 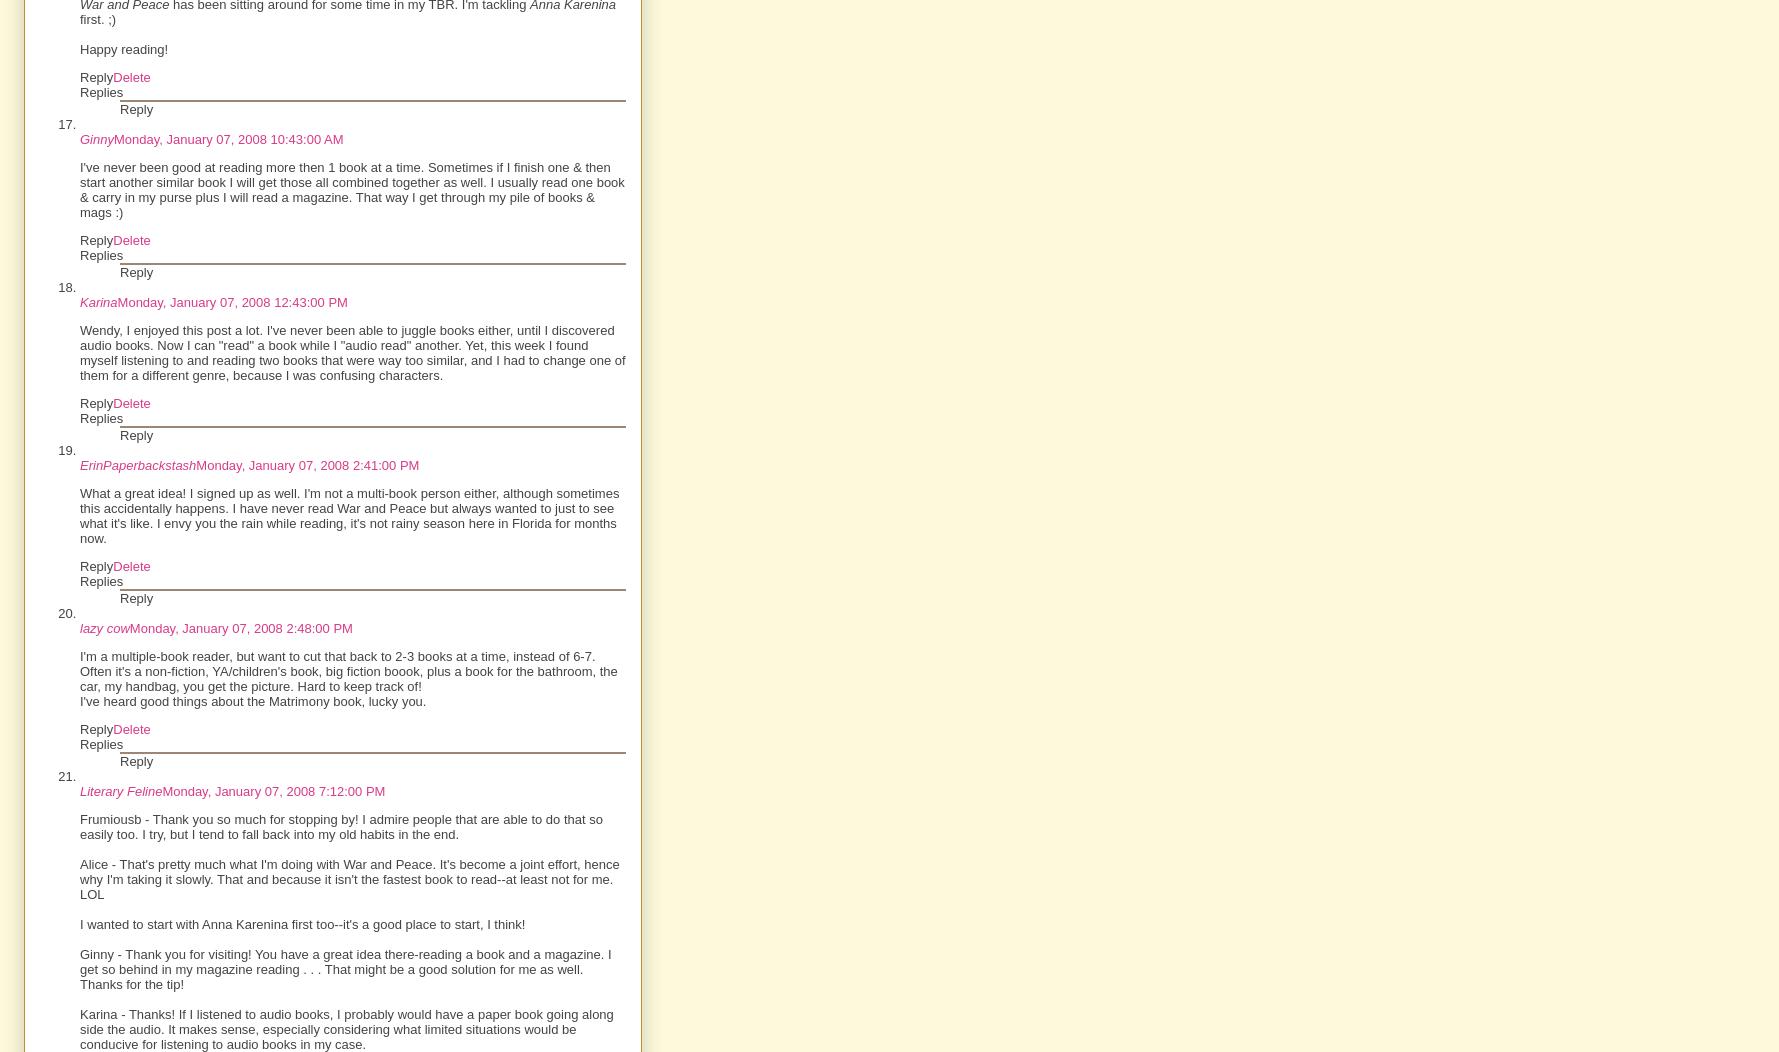 I want to click on 'Ginny - Thank you for visiting!  You have a great idea there-reading a book and a magazine.  I get so behind in my magazine reading . . . That might be a good solution for me as well.  Thanks for the tip!', so click(x=344, y=969).